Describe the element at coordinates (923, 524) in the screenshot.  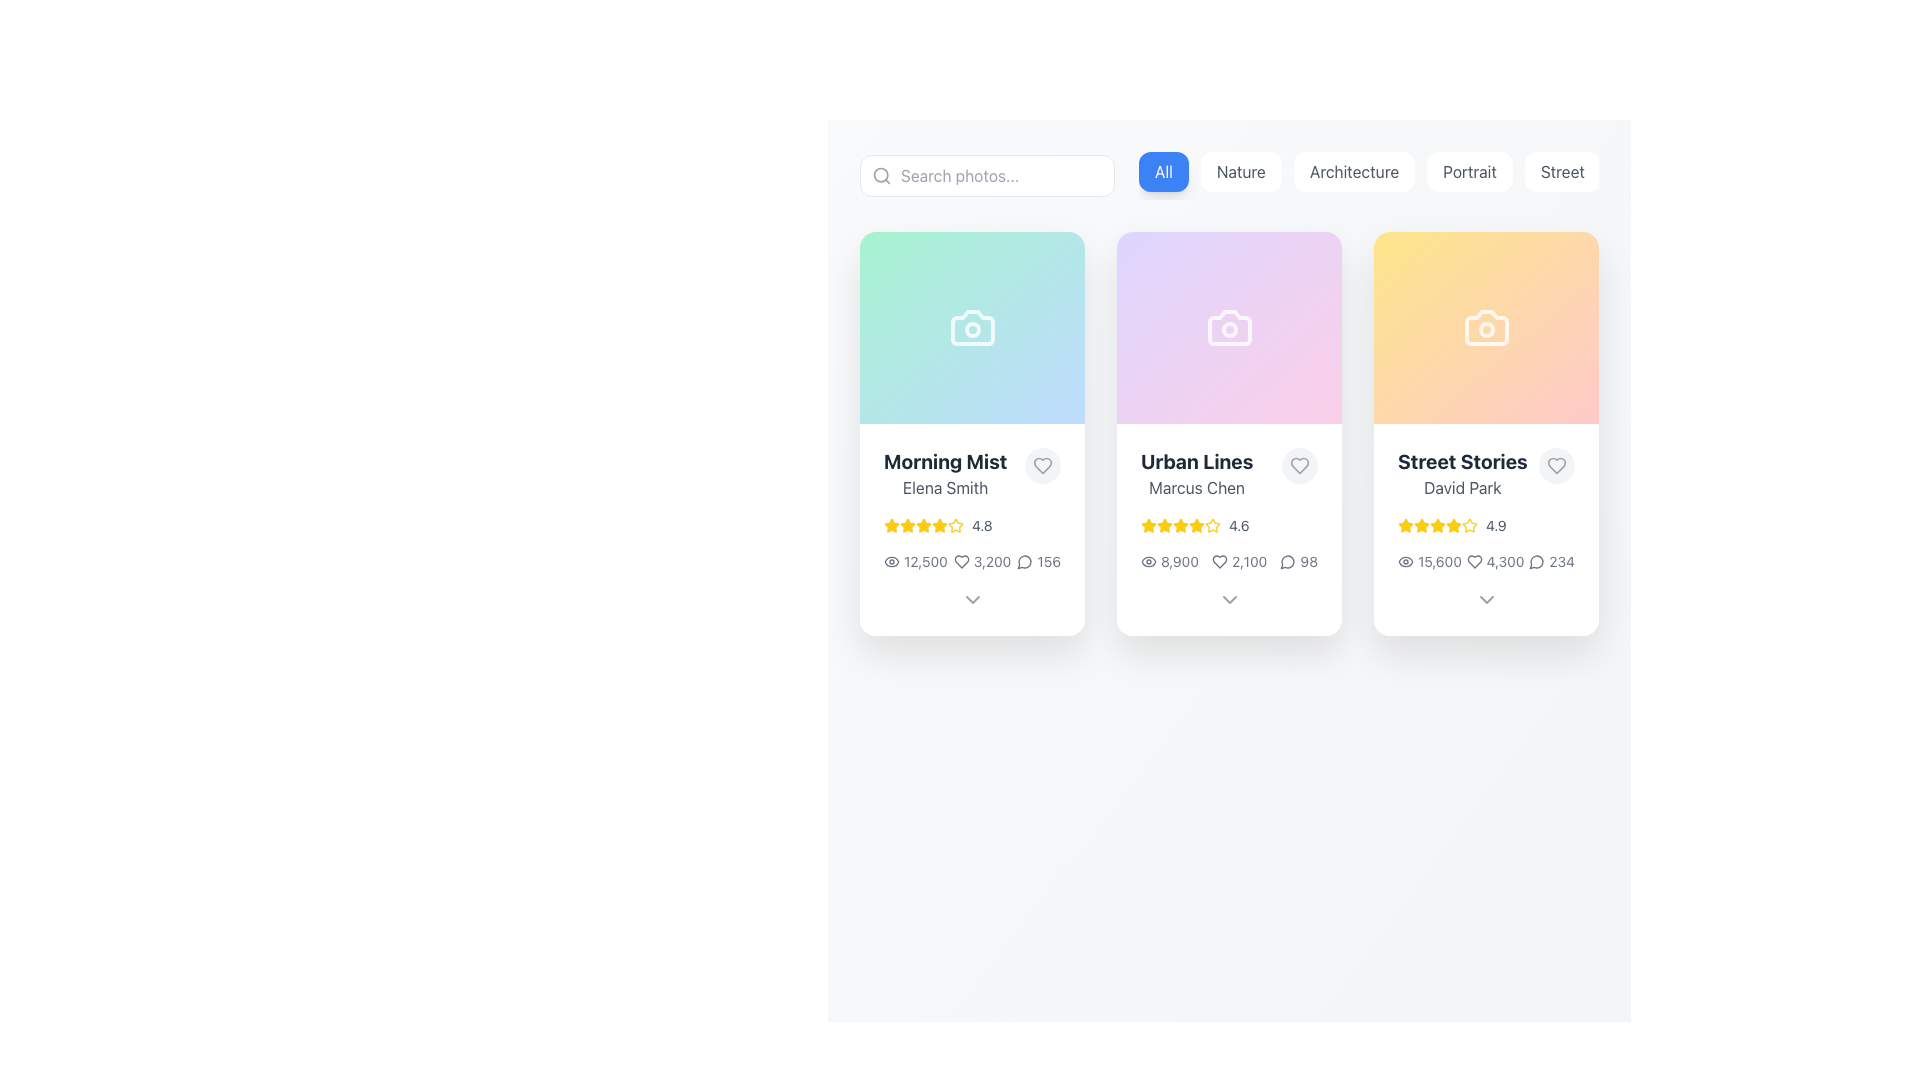
I see `the second star icon representing the rating for the 'Morning Mist' content, which is part of a sequence of five stars in the rating display` at that location.